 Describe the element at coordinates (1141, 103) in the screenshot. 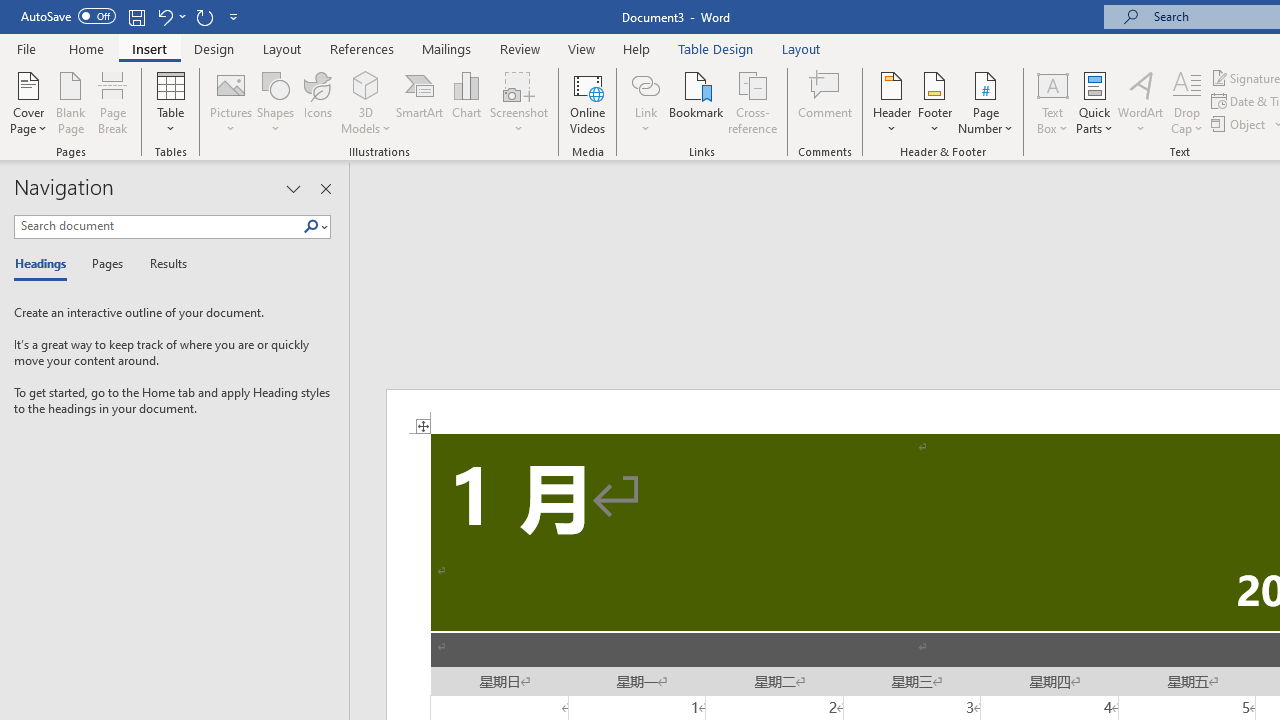

I see `'WordArt'` at that location.